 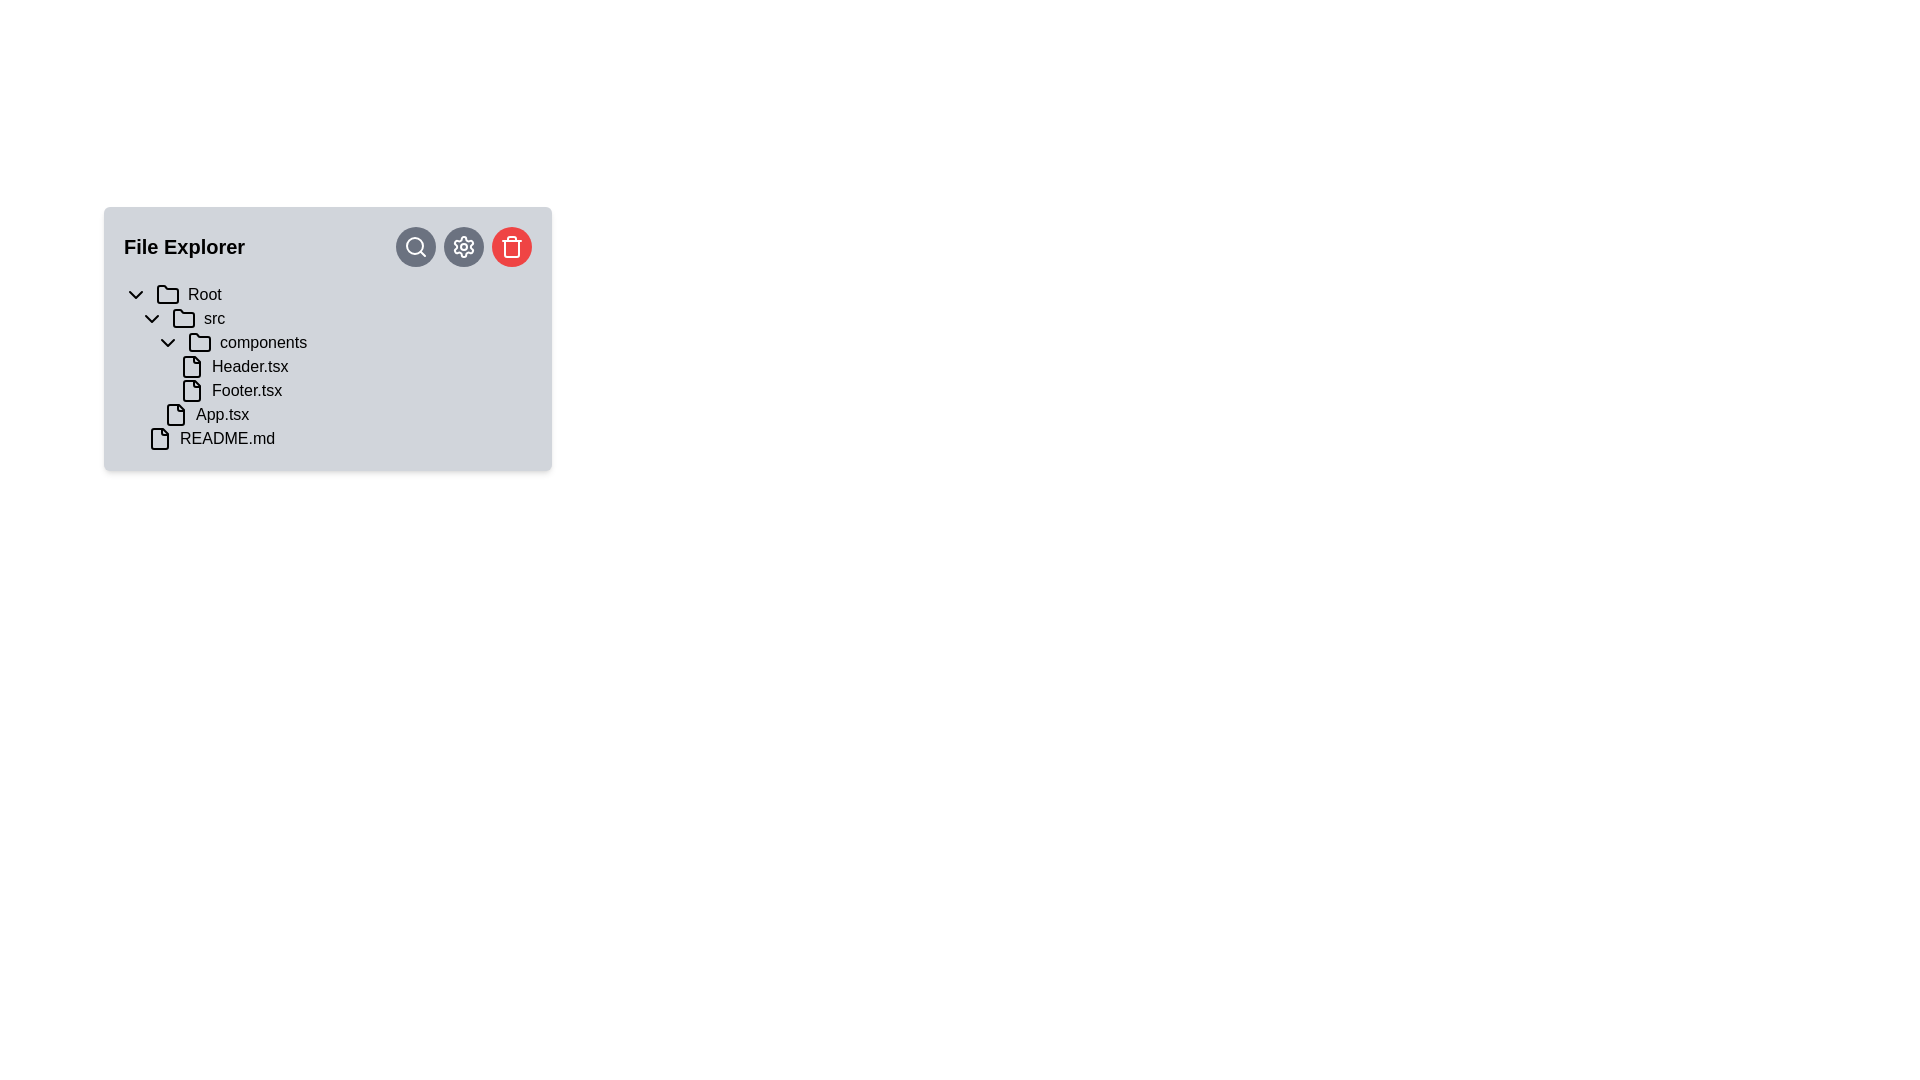 What do you see at coordinates (327, 245) in the screenshot?
I see `the header element containing the text 'File Explorer'` at bounding box center [327, 245].